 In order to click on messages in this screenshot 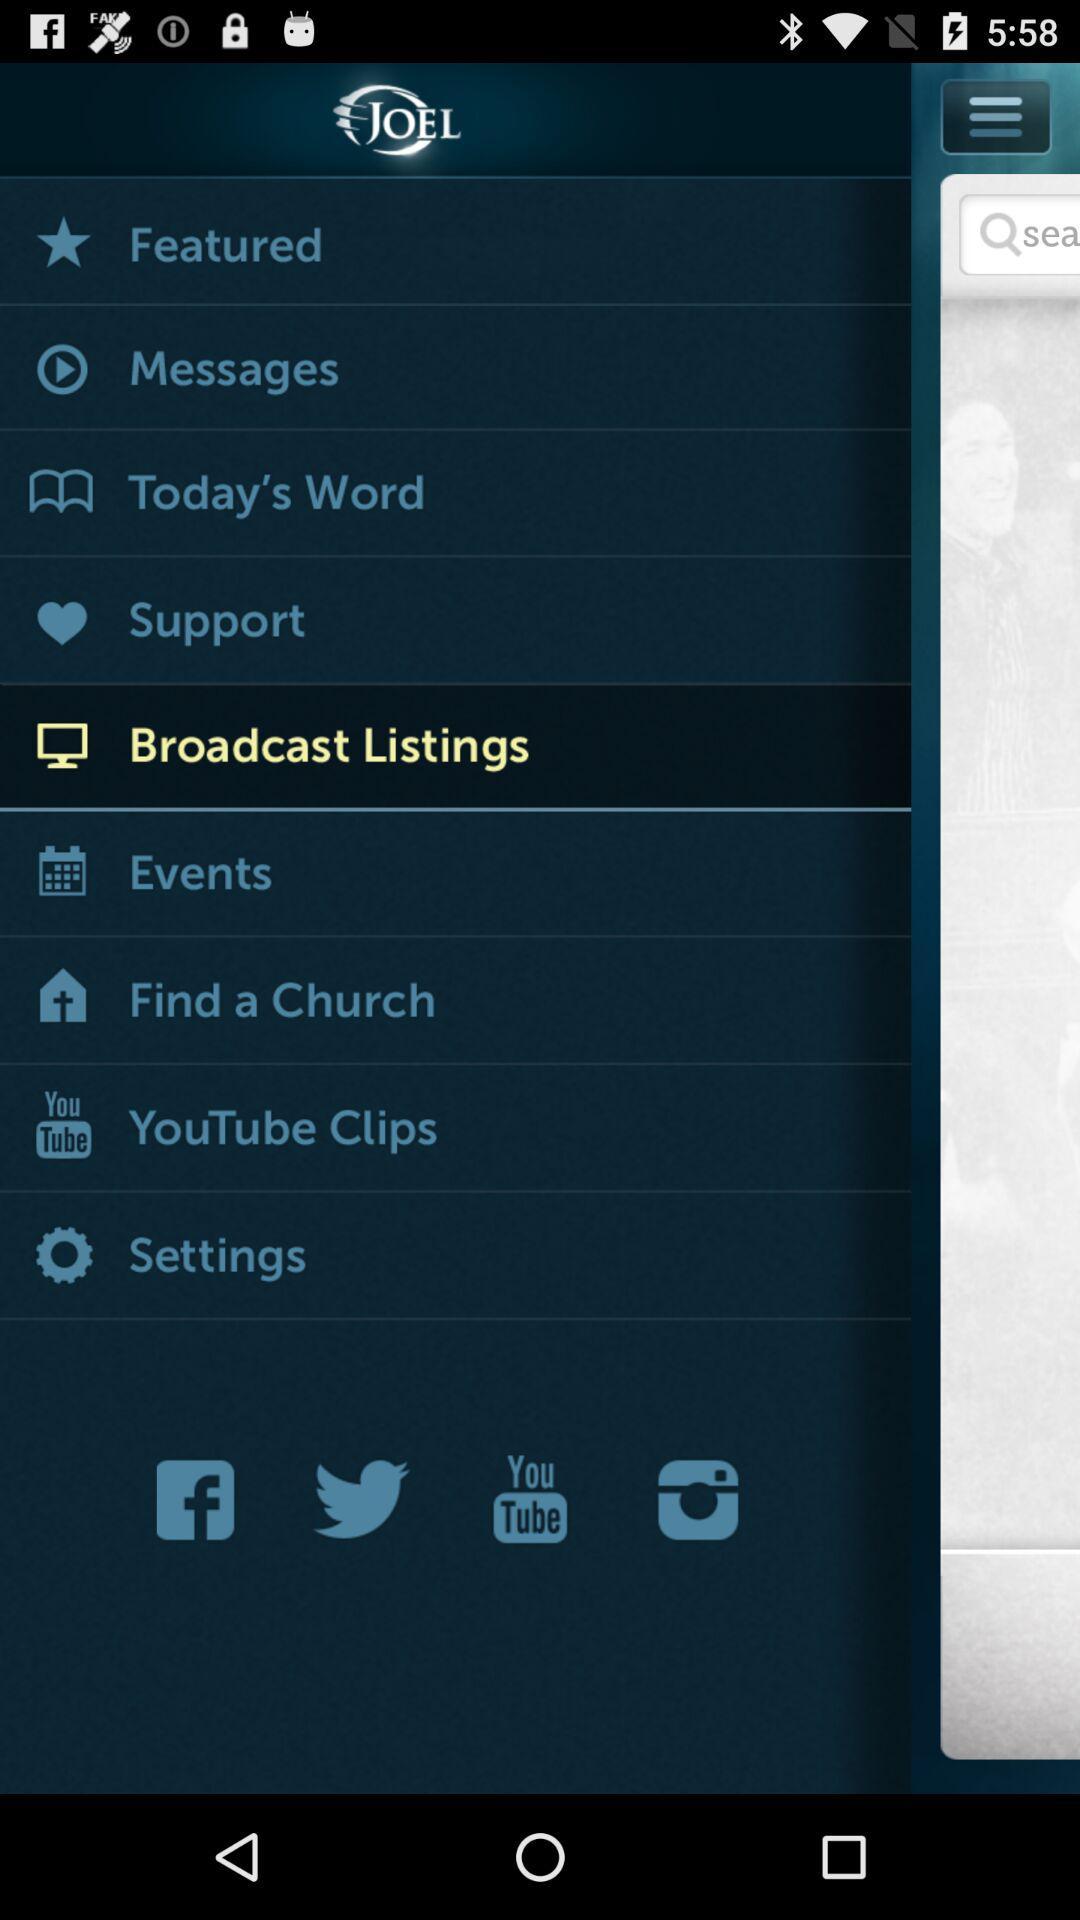, I will do `click(455, 369)`.